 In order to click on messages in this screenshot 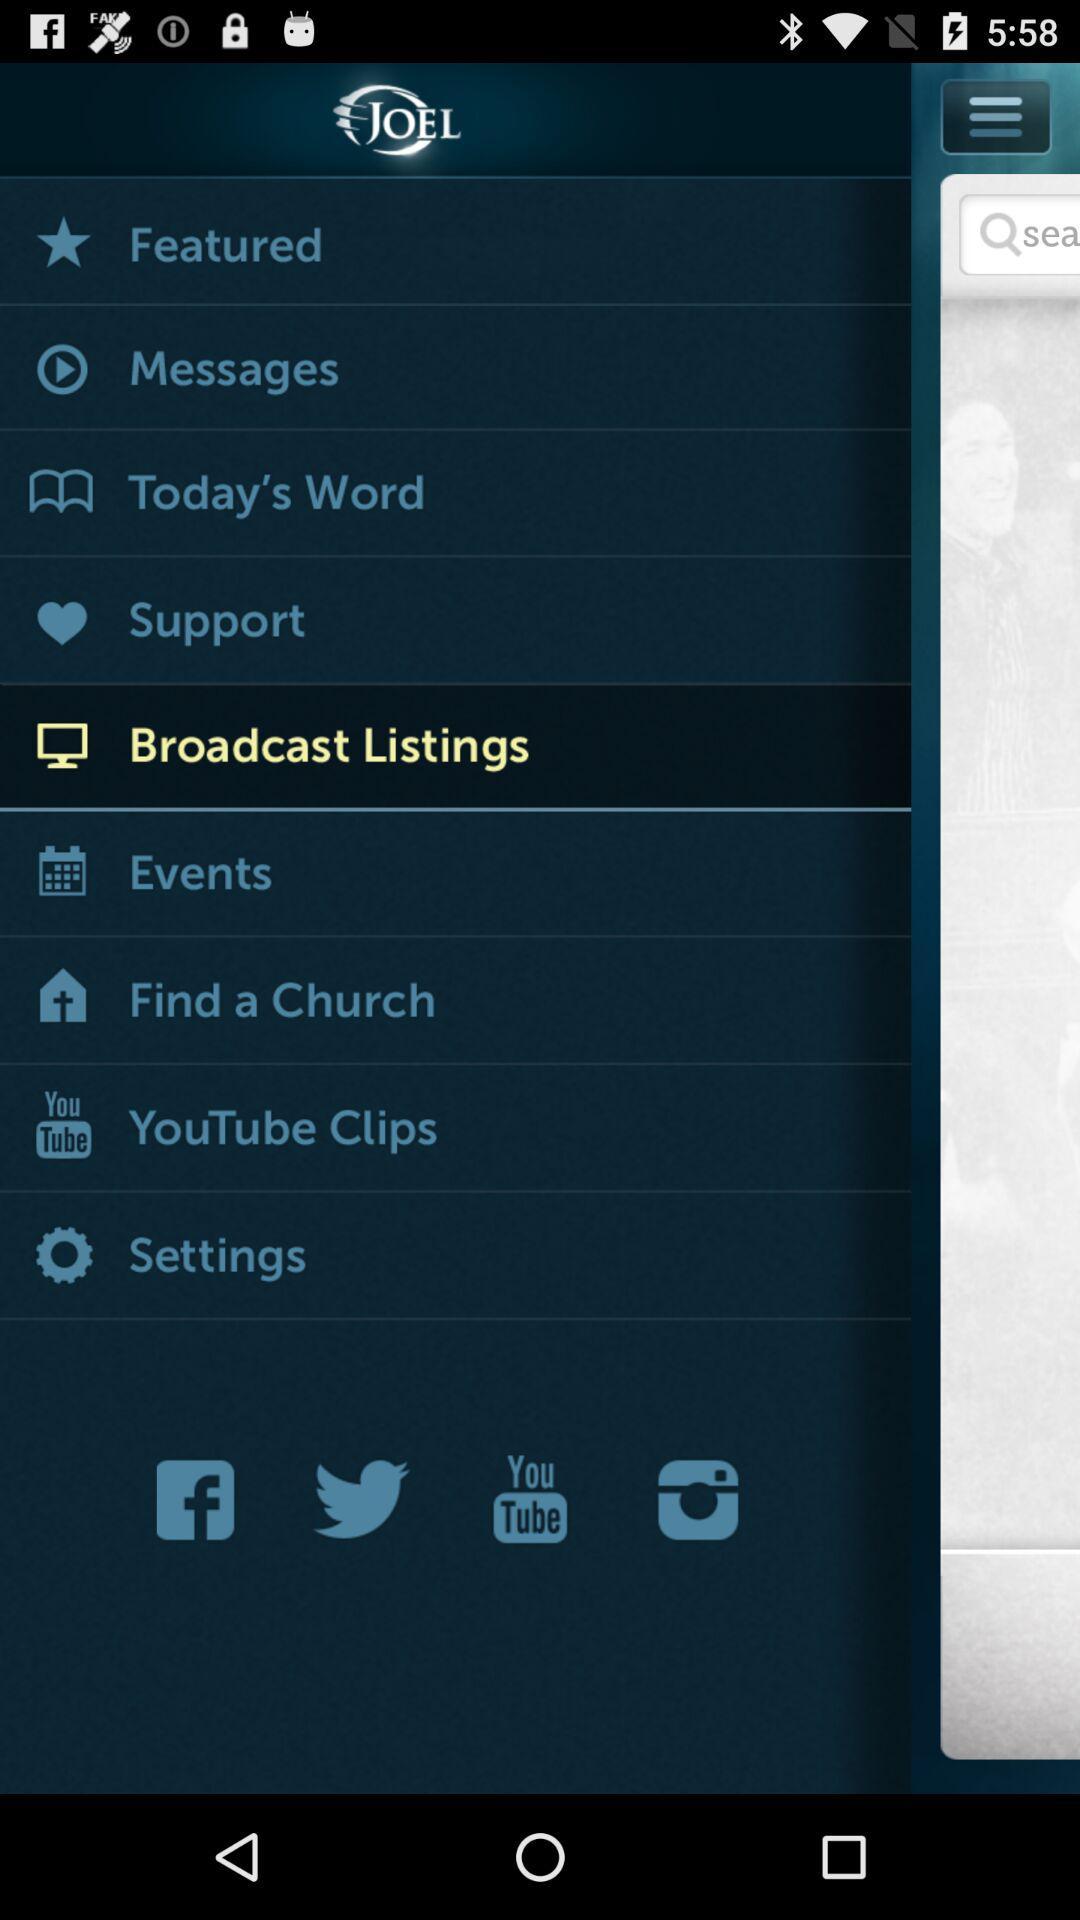, I will do `click(455, 369)`.